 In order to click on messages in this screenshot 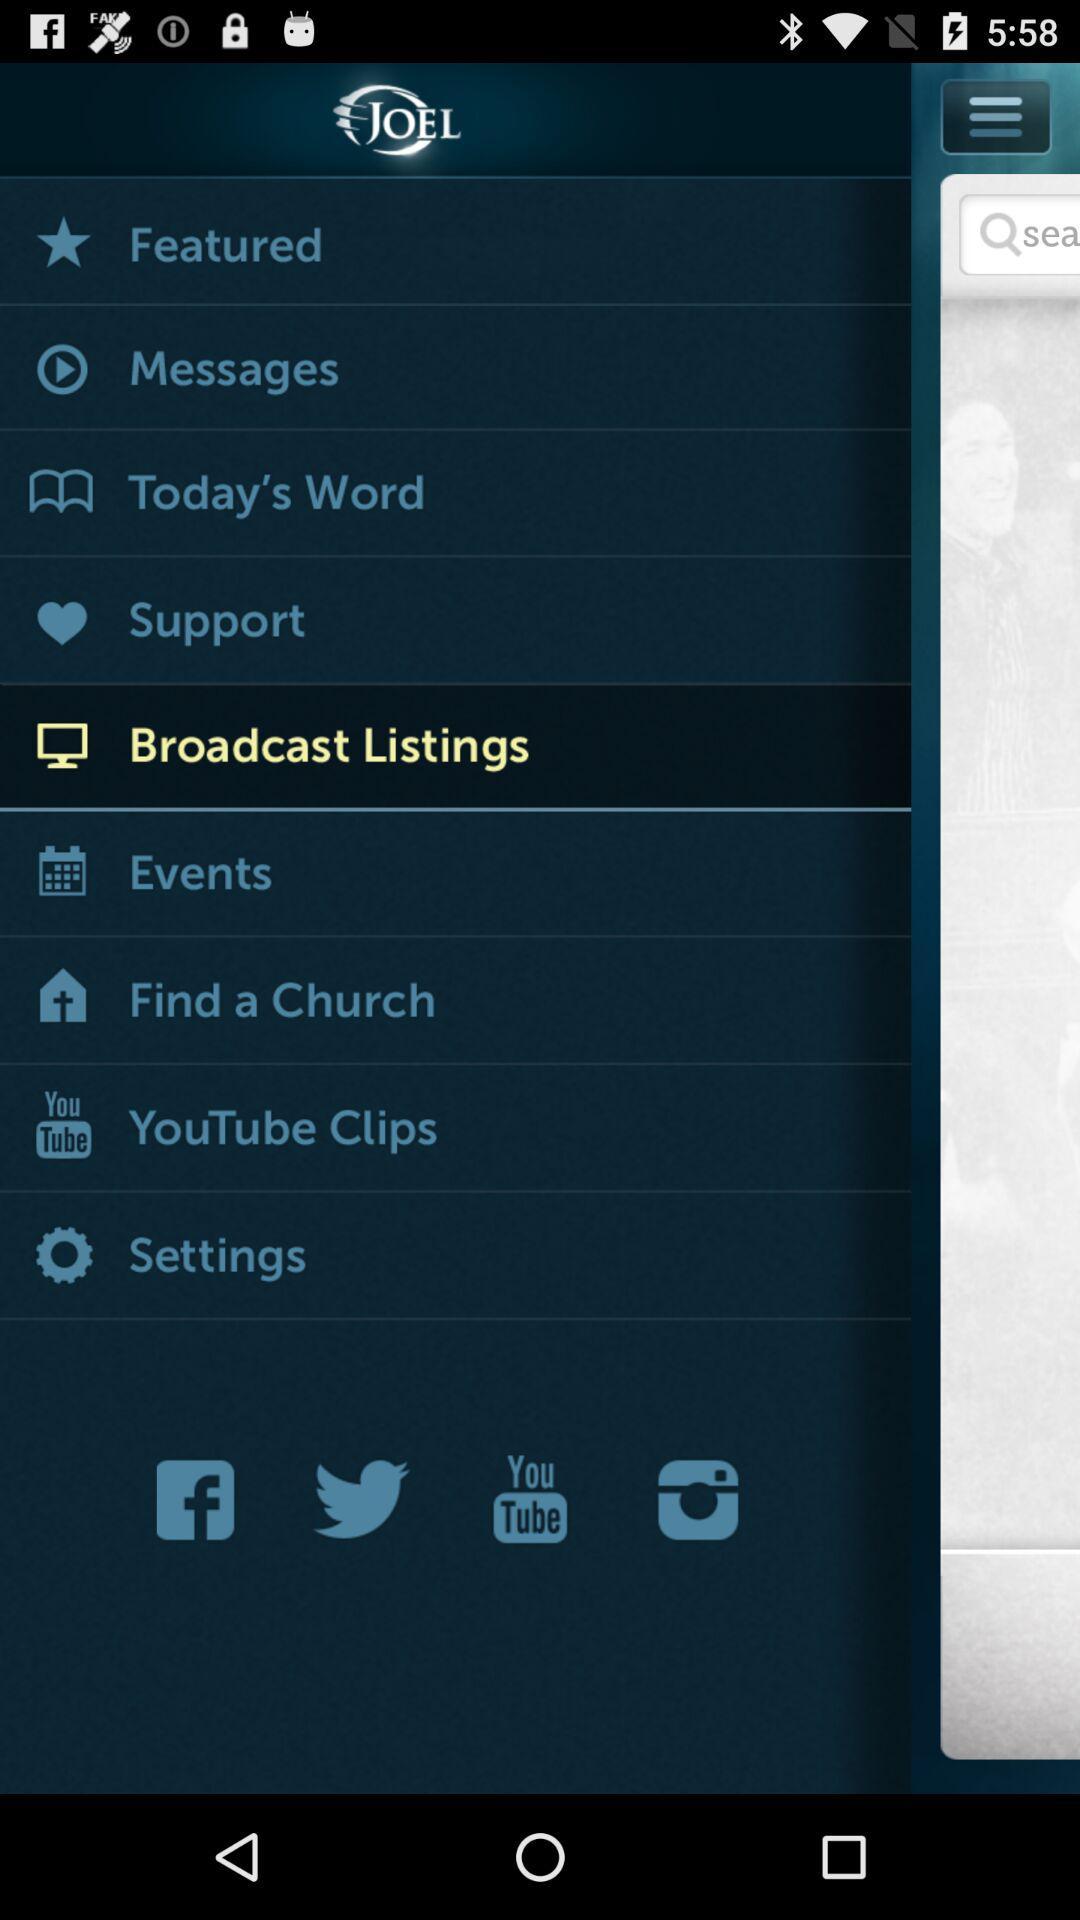, I will do `click(455, 369)`.